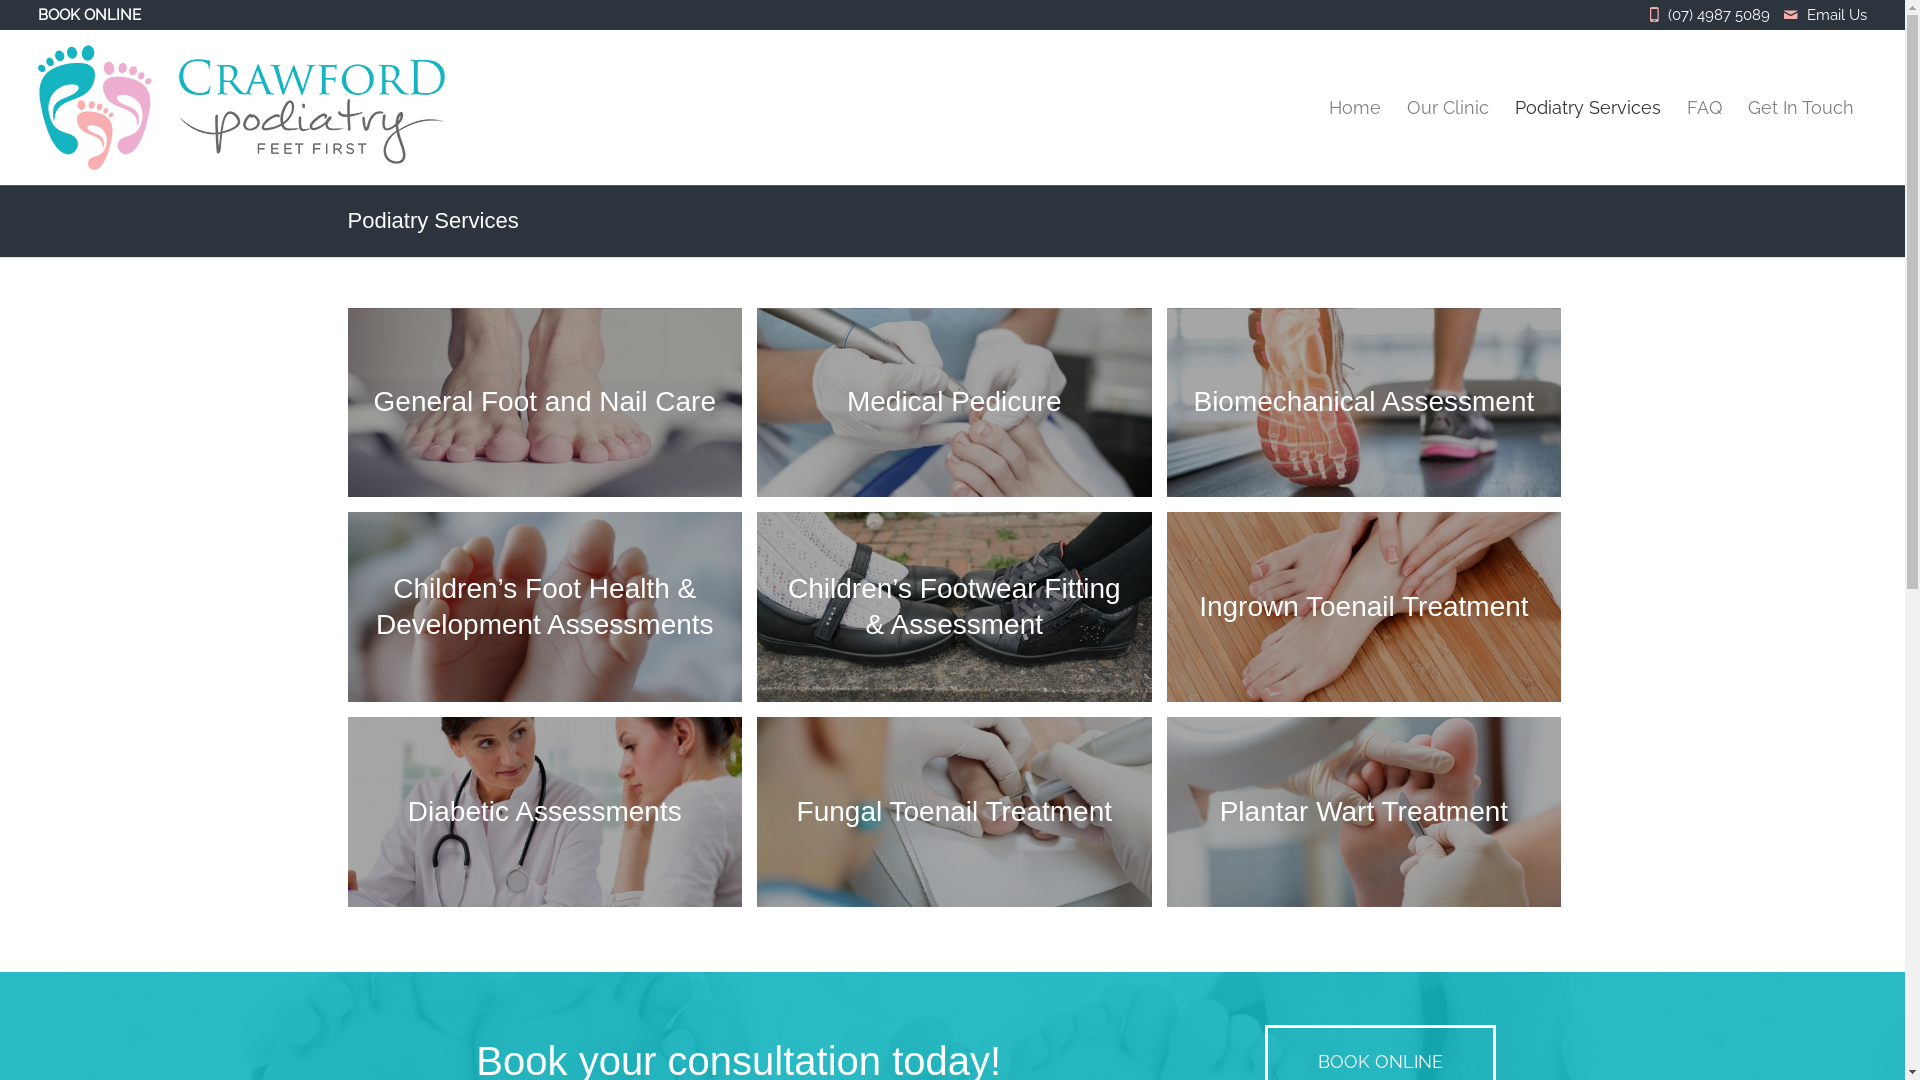 Image resolution: width=1920 pixels, height=1080 pixels. What do you see at coordinates (552, 819) in the screenshot?
I see `'Diabetic Assessments'` at bounding box center [552, 819].